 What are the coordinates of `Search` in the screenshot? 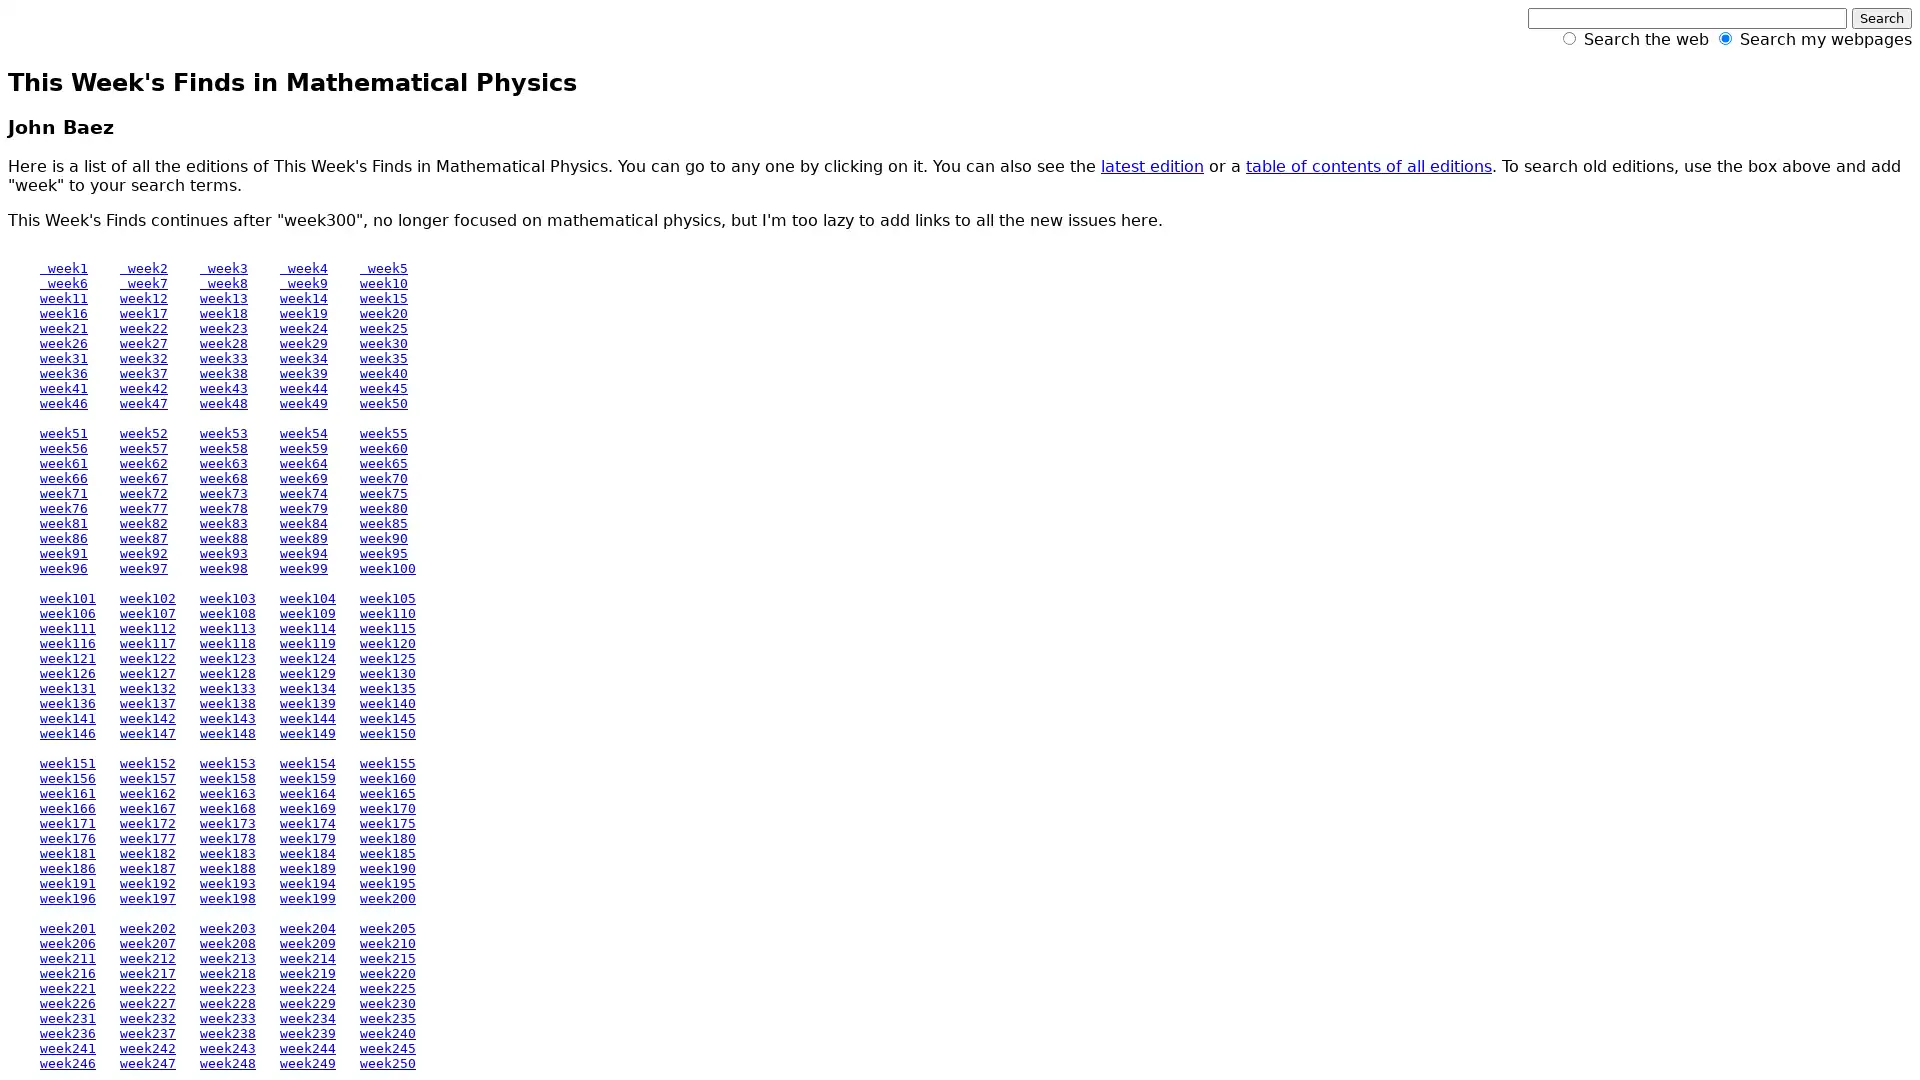 It's located at (1880, 18).